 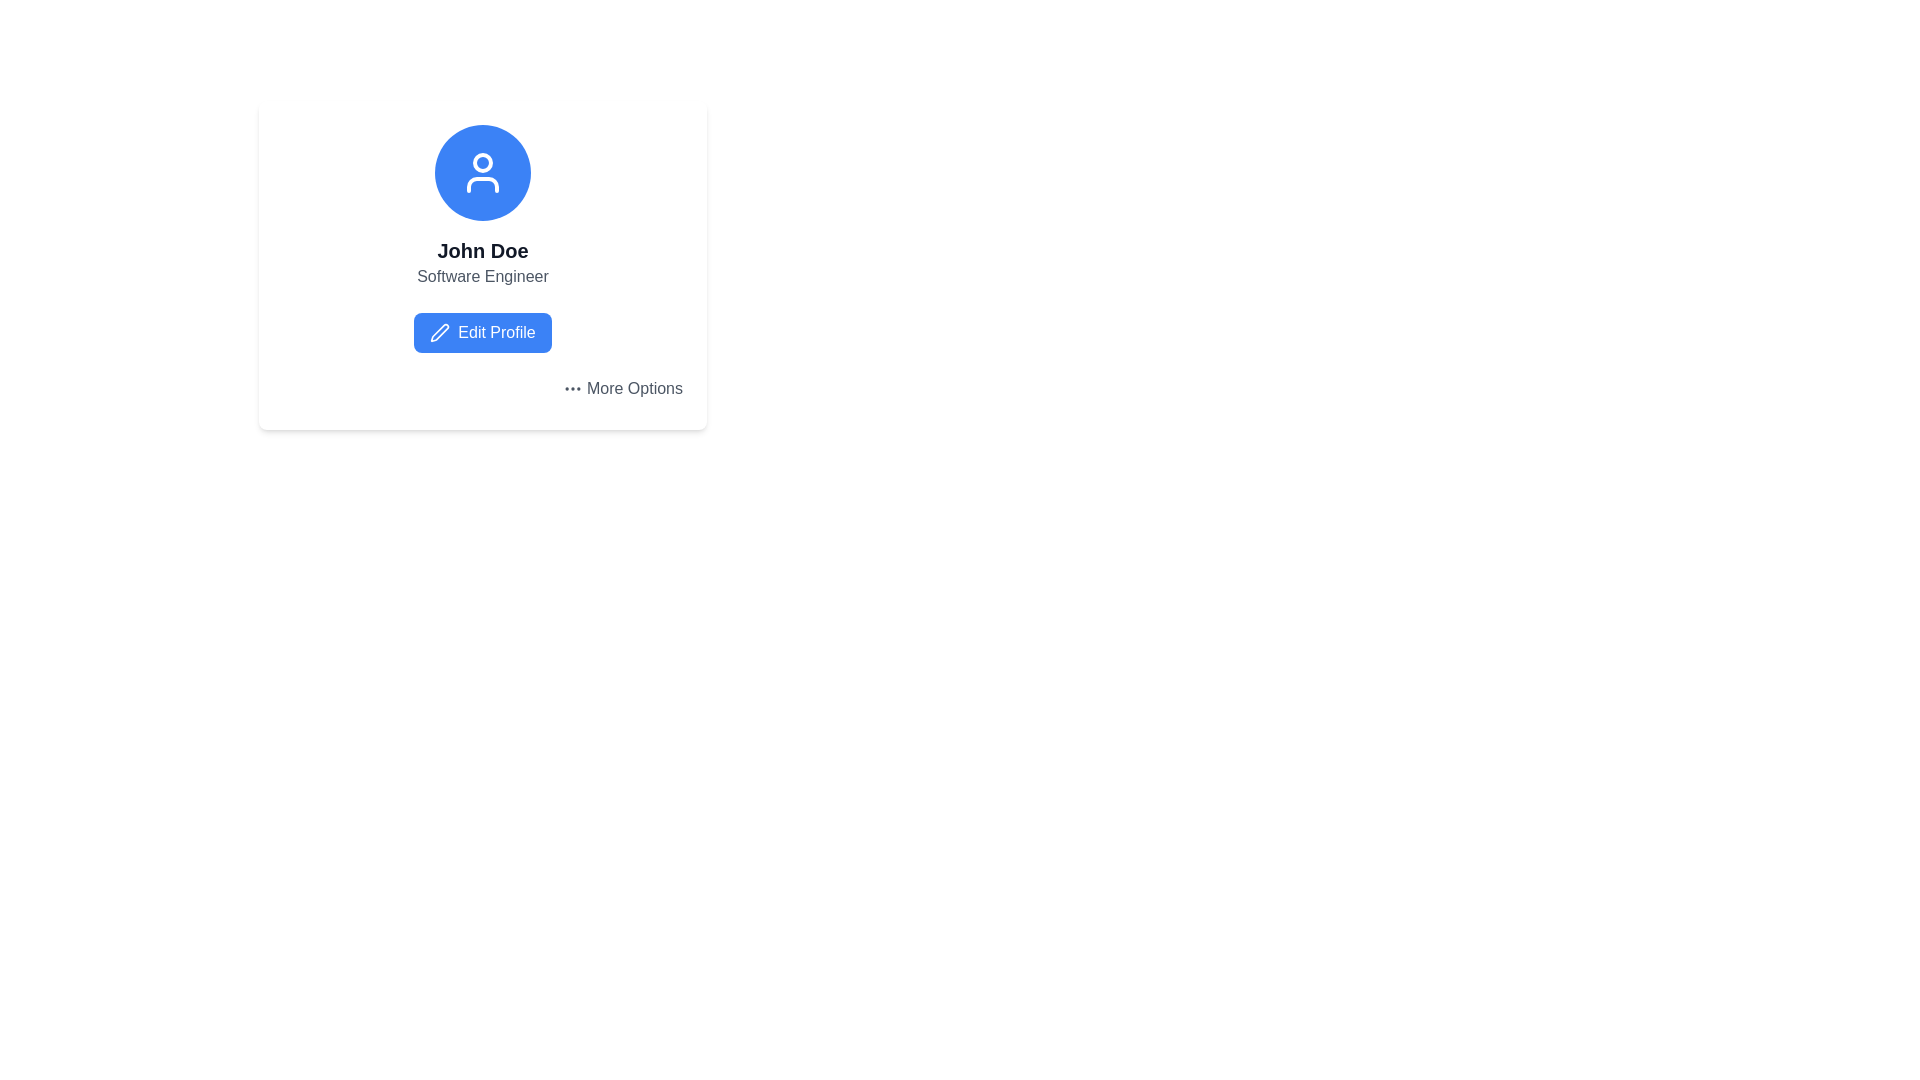 What do you see at coordinates (483, 277) in the screenshot?
I see `the static text label displaying 'Software Engineer', which is styled in gray and positioned below the heading 'John Doe' in the center of the card layout` at bounding box center [483, 277].